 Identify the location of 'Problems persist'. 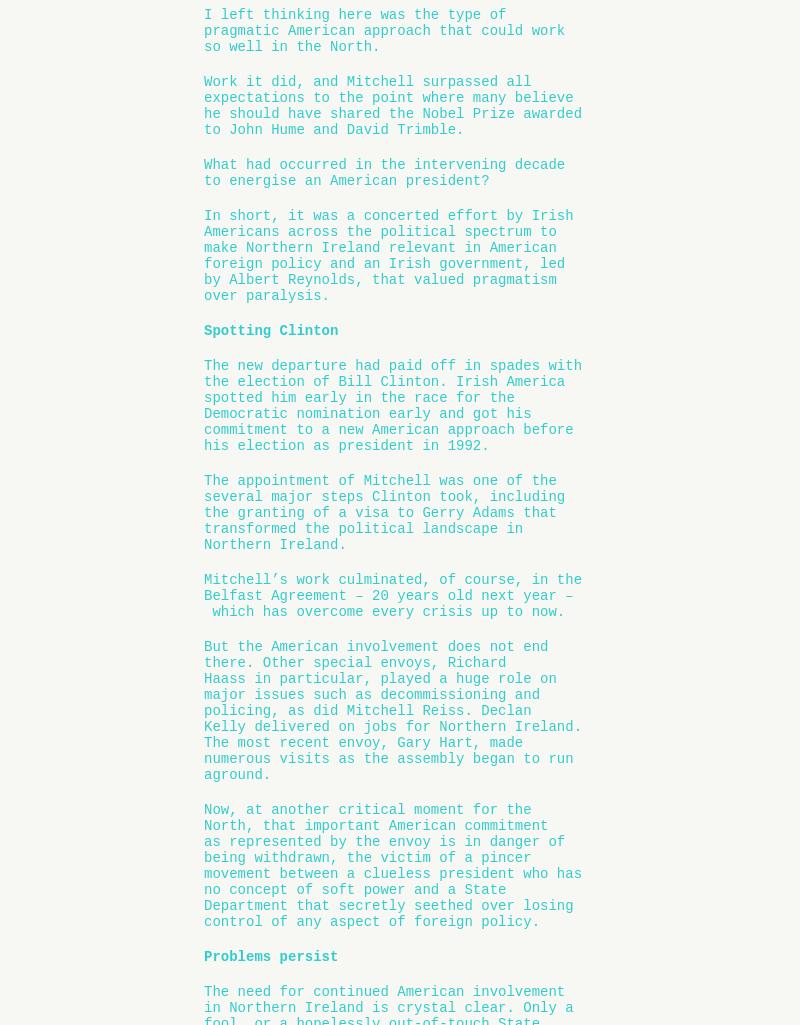
(270, 956).